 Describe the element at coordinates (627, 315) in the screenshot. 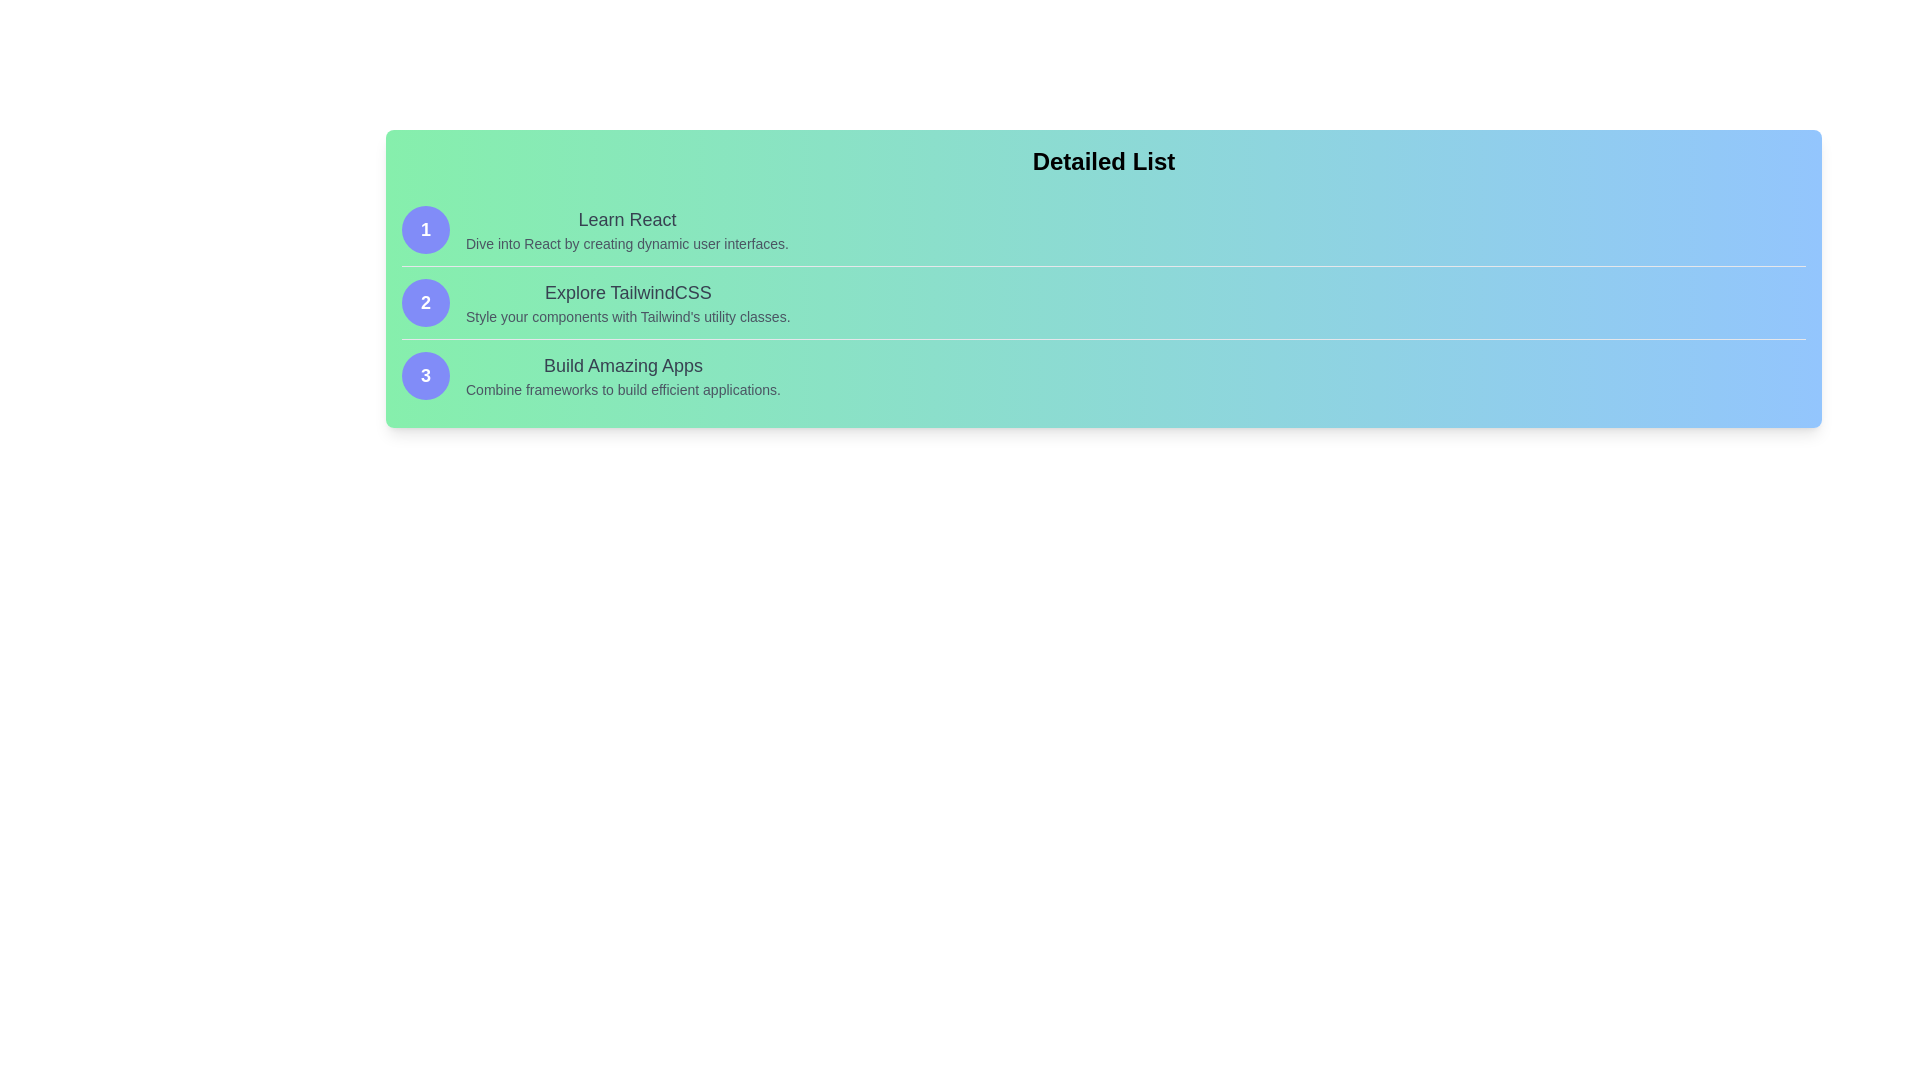

I see `the text element displaying 'Style your components with Tailwind's utility classes.', which is a descriptive subtext located below the heading 'Explore TailwindCSS'` at that location.